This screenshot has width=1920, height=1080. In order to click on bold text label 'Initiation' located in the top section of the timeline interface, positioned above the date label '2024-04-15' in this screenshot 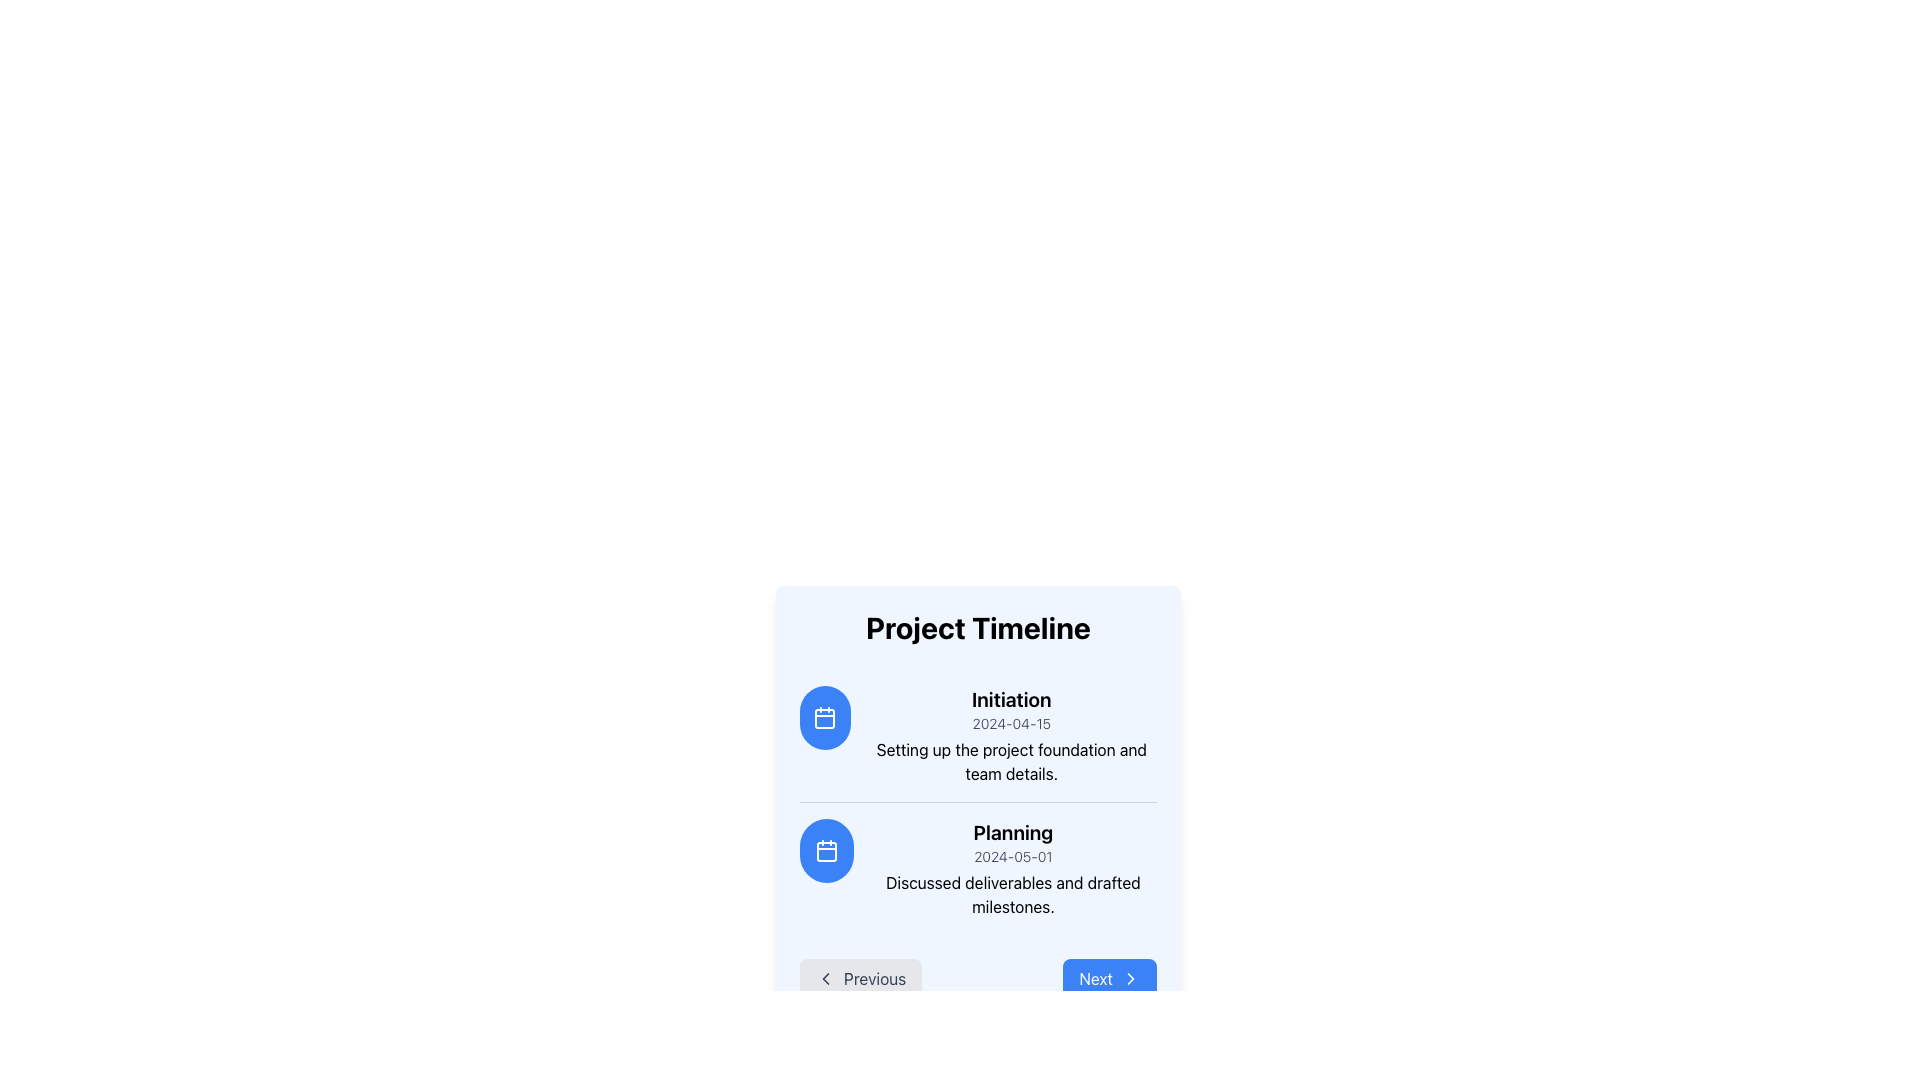, I will do `click(1011, 698)`.